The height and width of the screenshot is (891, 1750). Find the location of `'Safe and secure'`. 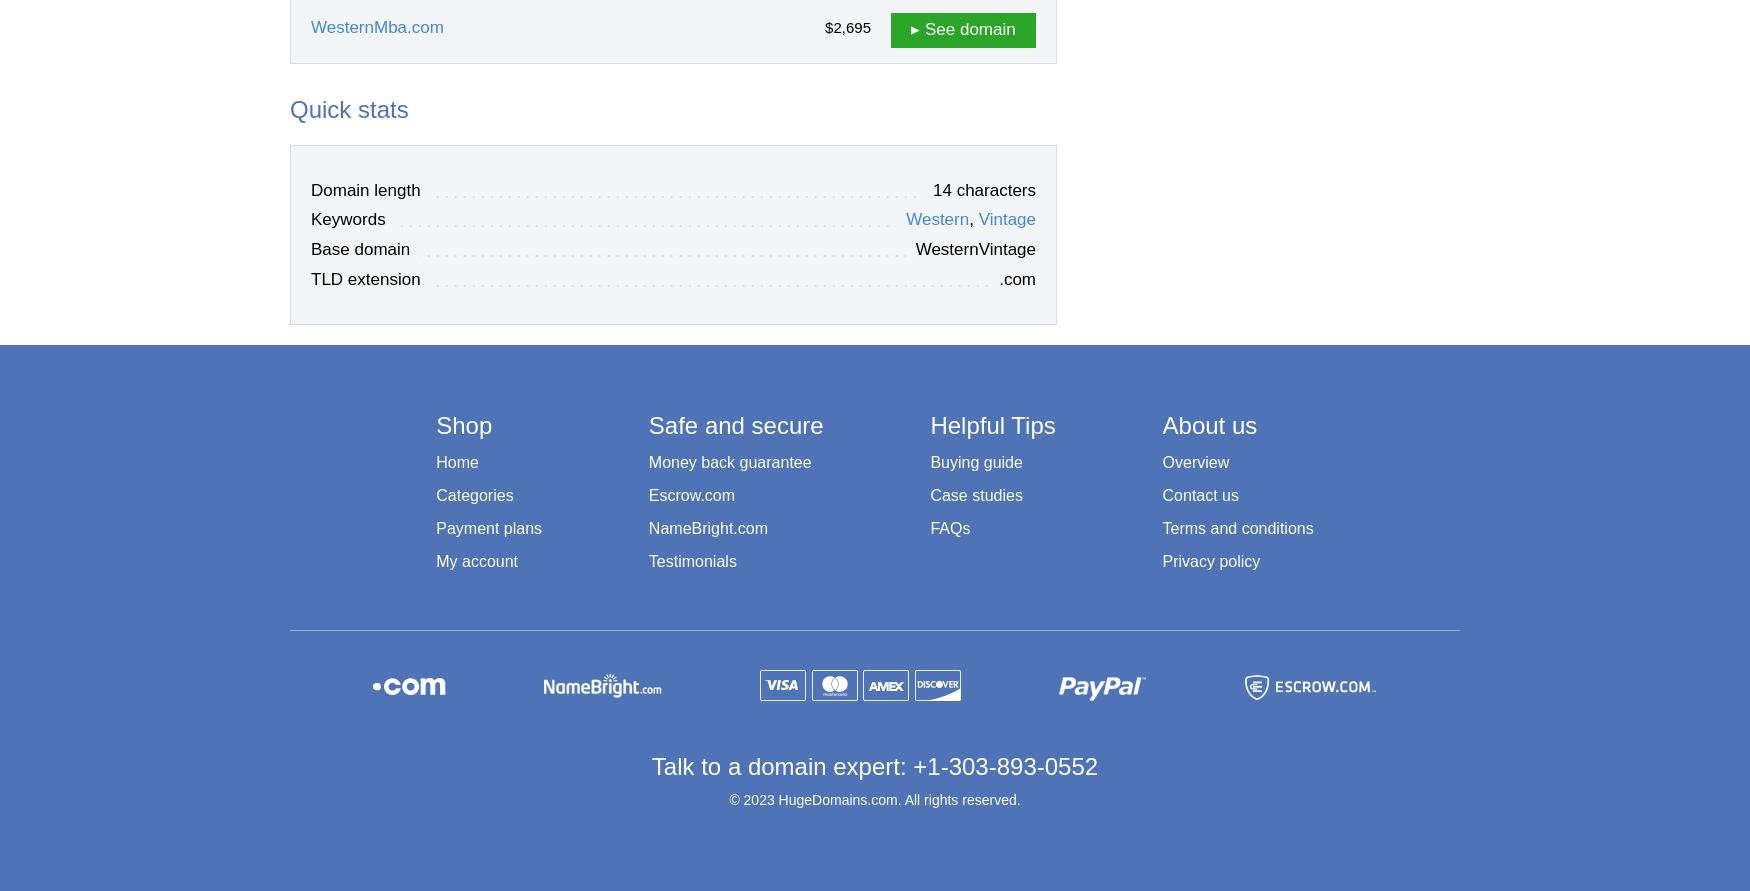

'Safe and secure' is located at coordinates (647, 425).